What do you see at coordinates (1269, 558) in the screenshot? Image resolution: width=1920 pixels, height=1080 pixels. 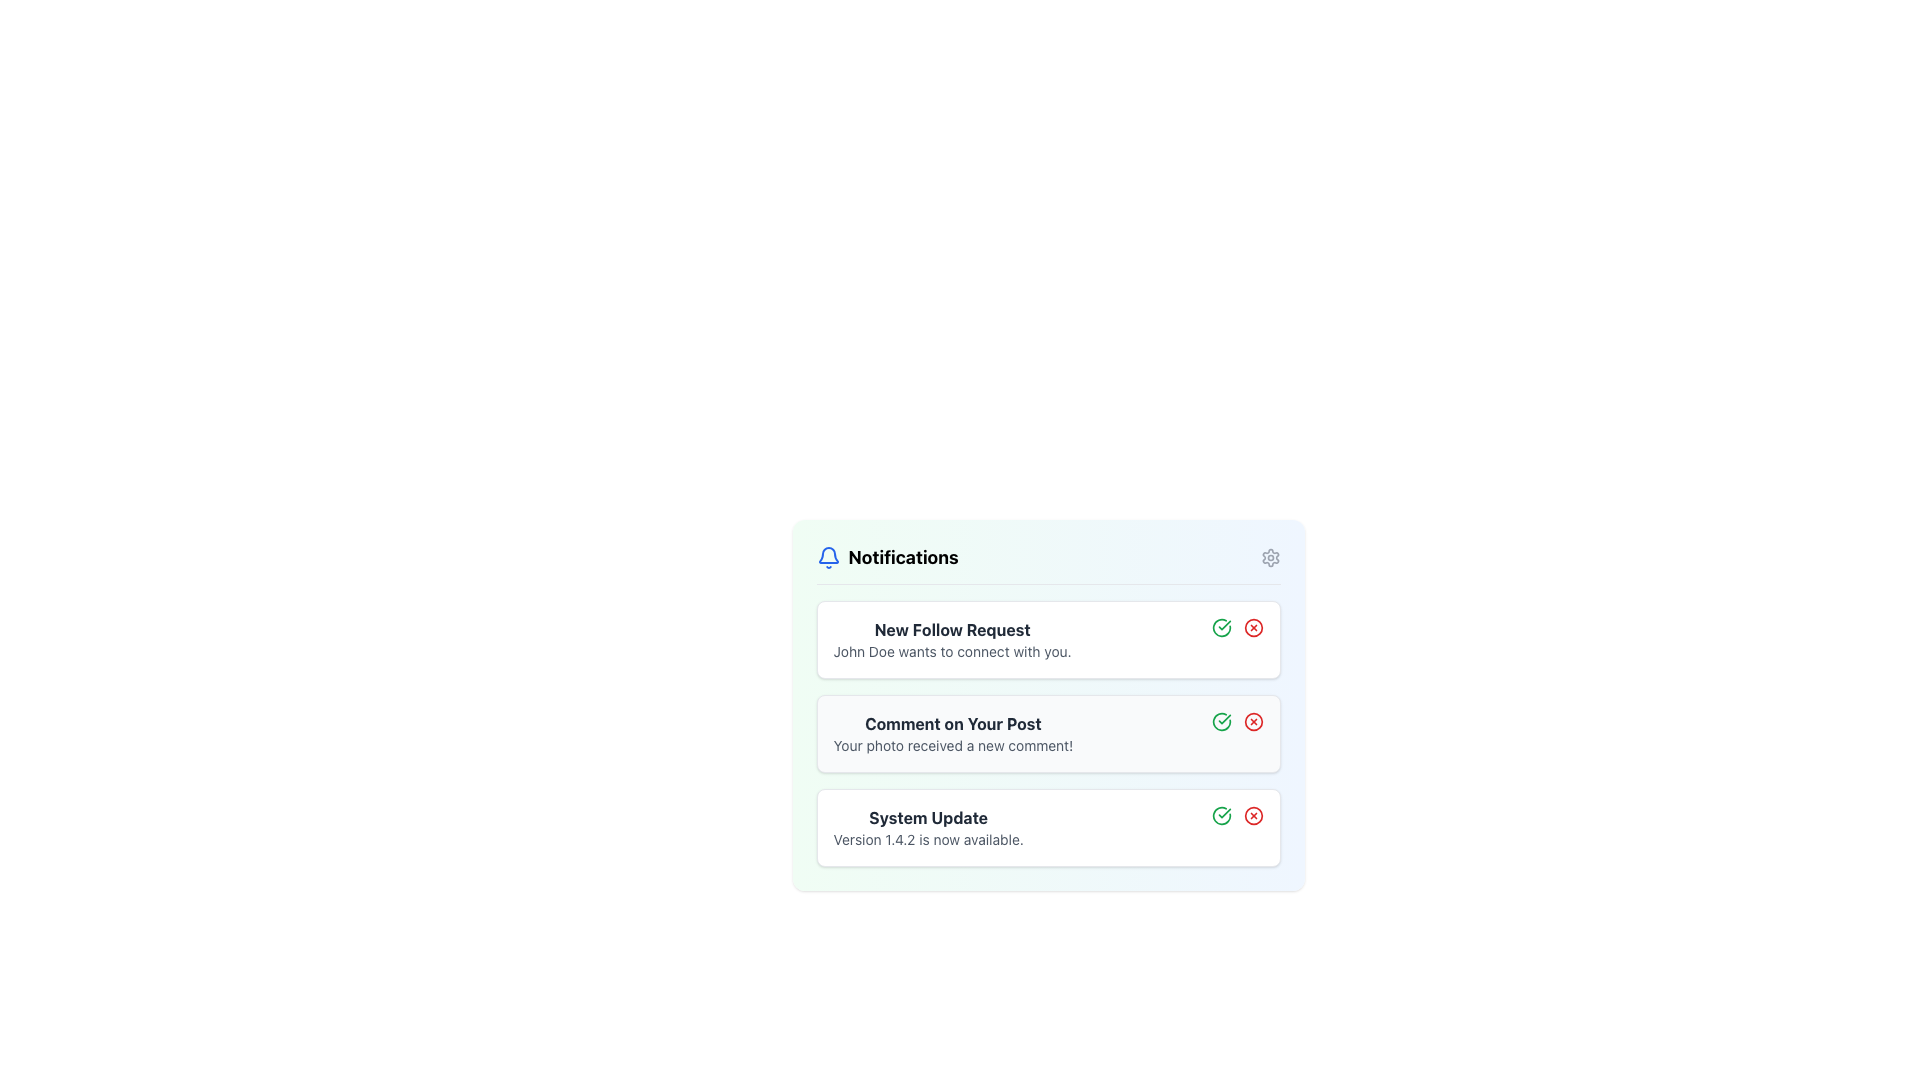 I see `the gear/settings icon located in the top-right corner of the notifications panel` at bounding box center [1269, 558].